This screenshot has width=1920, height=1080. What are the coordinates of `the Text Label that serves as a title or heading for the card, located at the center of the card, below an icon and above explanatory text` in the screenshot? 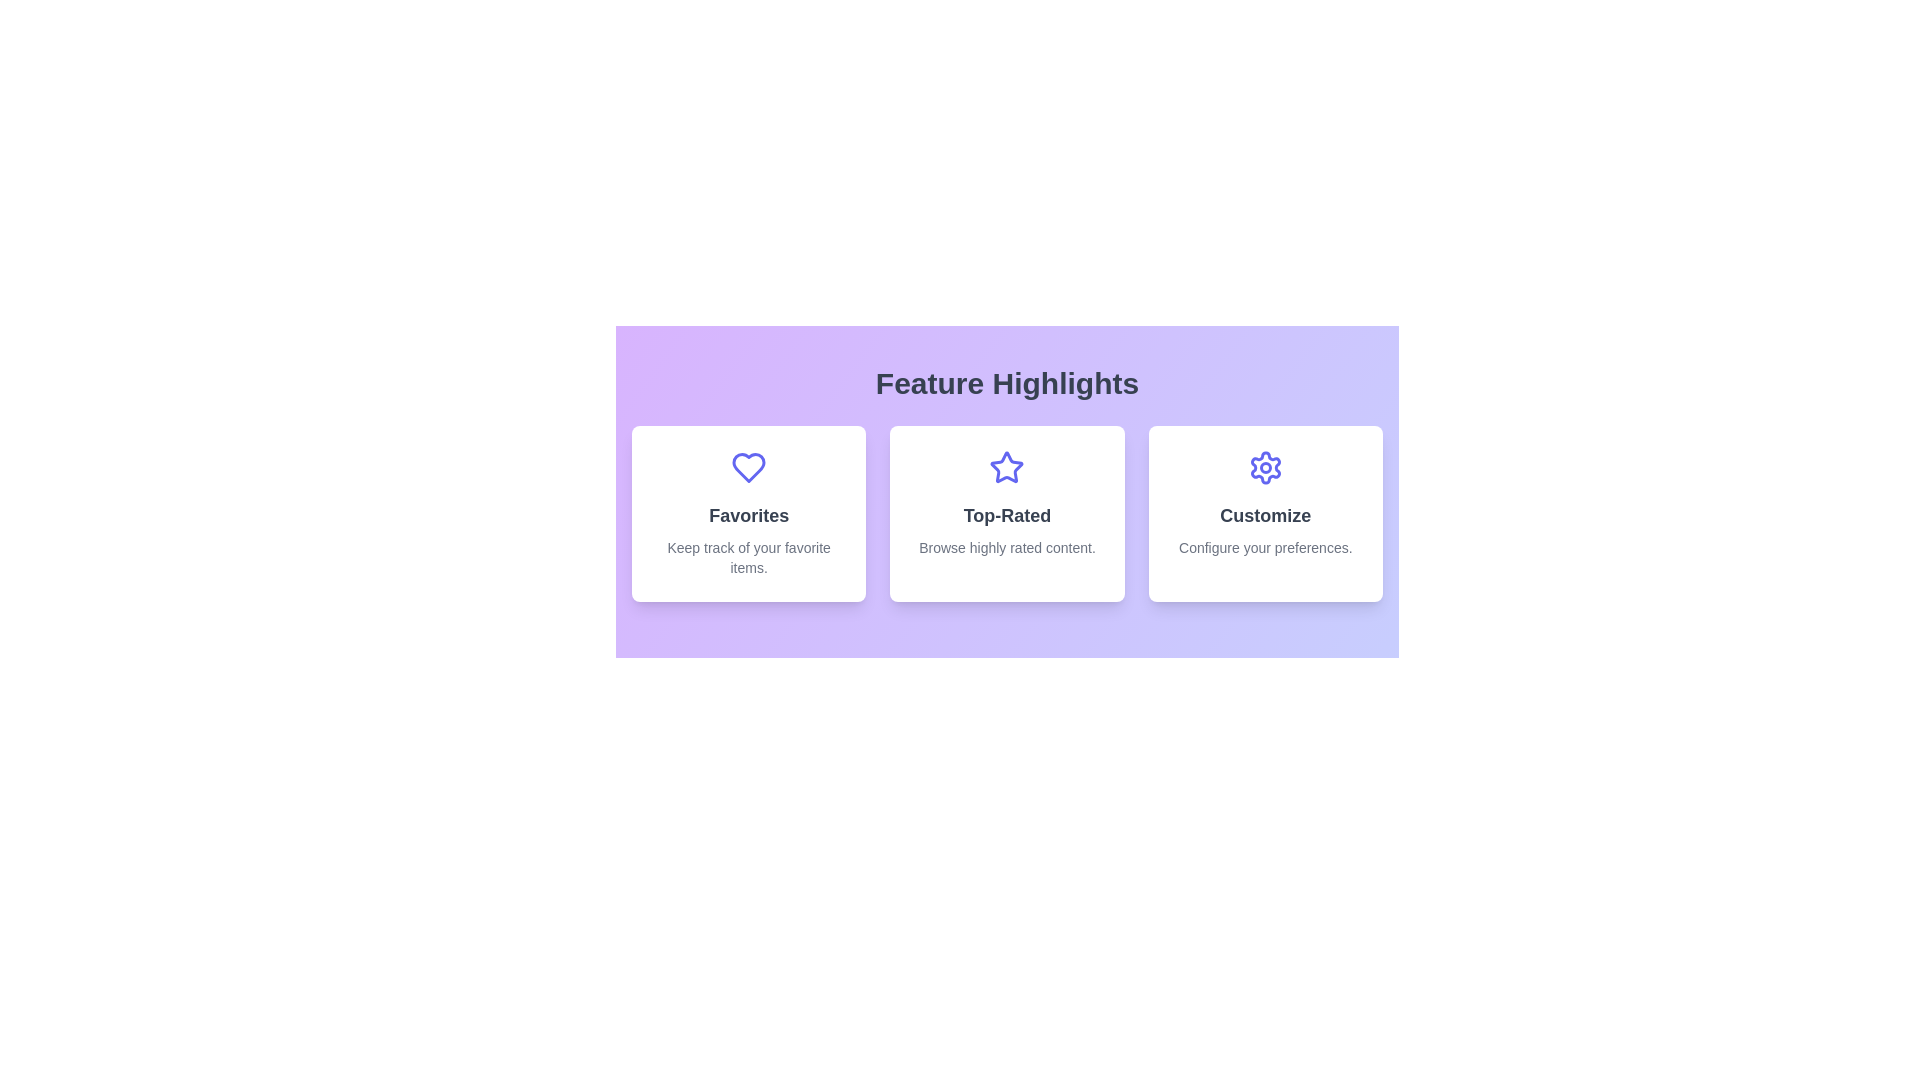 It's located at (1264, 515).